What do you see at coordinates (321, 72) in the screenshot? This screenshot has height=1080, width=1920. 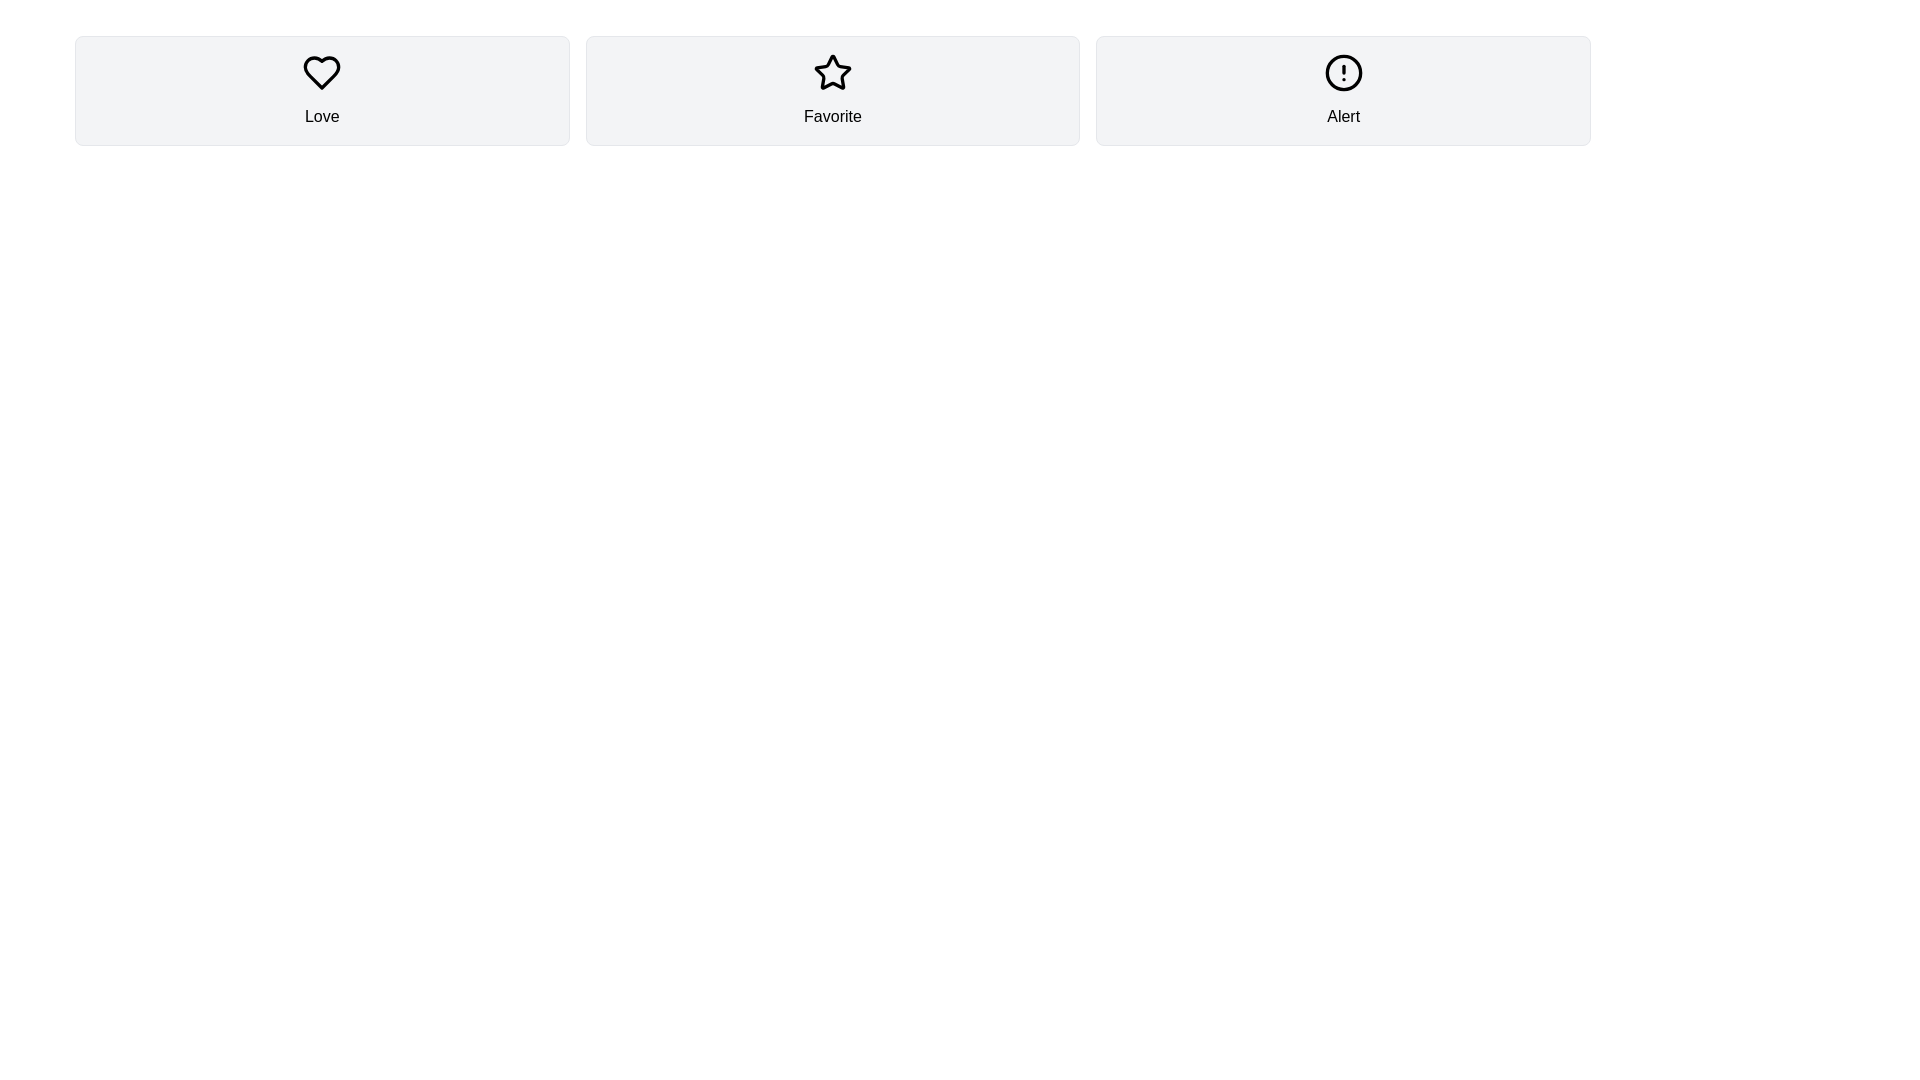 I see `the 'Love' icon located in the first group of three horizontally aligned items at the top center of the layout, positioned above the text 'Love'` at bounding box center [321, 72].